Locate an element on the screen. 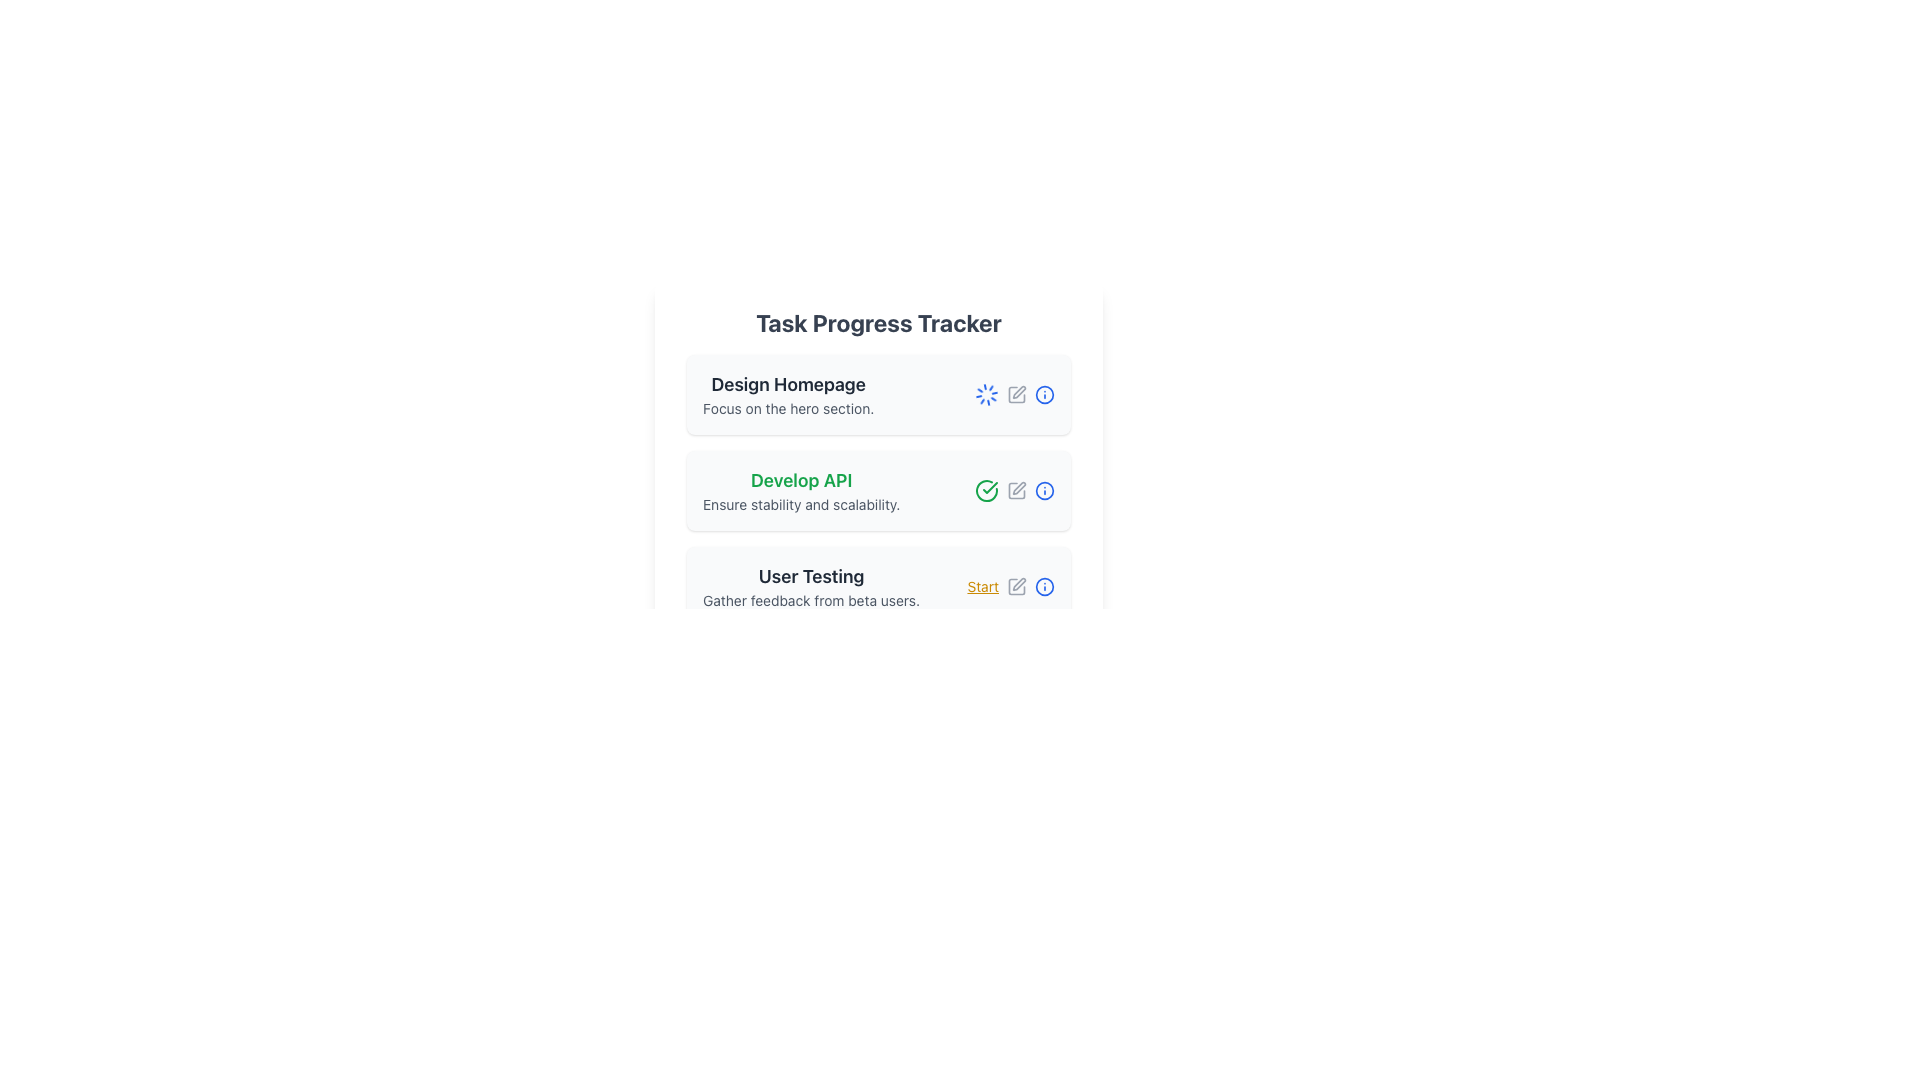 This screenshot has width=1920, height=1080. the text label titled 'Design Homepage', which is the first item in the vertical list of tasks under the 'Task Progress Tracker' heading is located at coordinates (787, 385).